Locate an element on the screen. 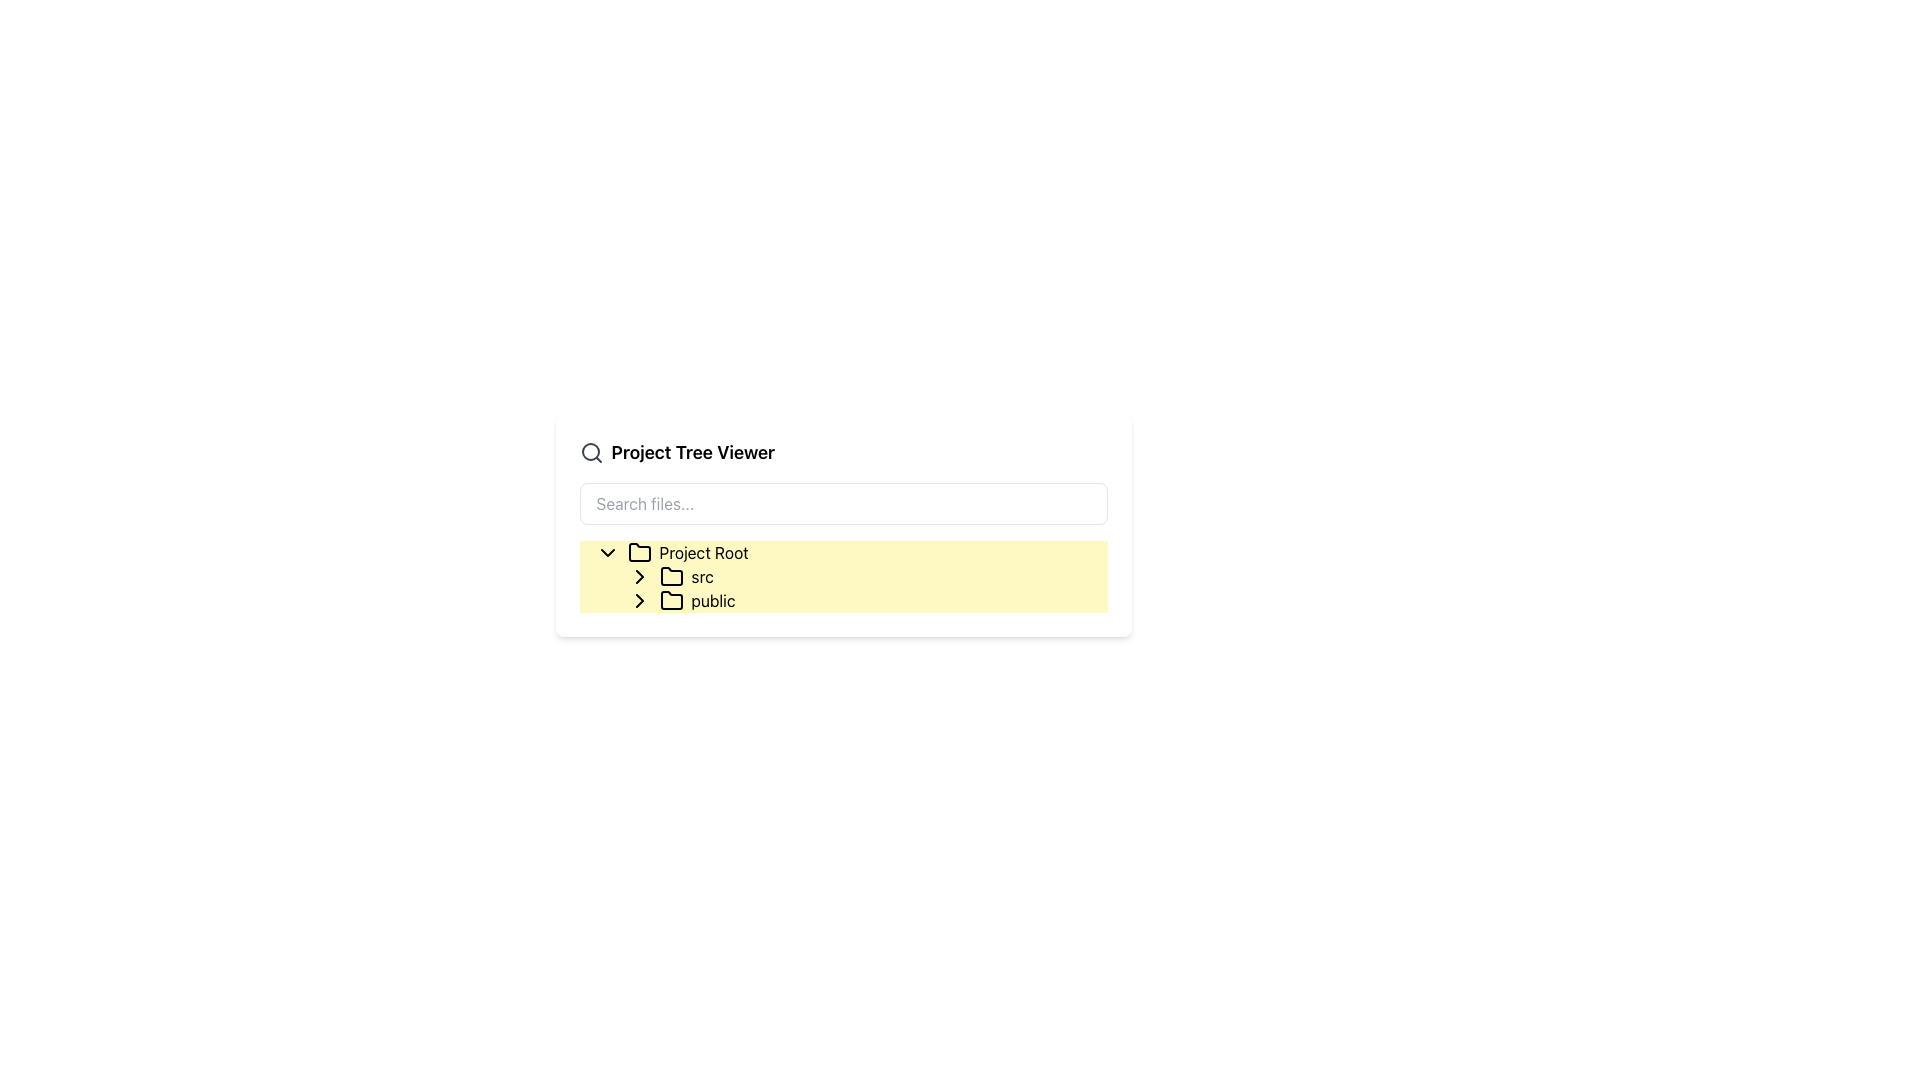 Image resolution: width=1920 pixels, height=1080 pixels. the Tree View Component located is located at coordinates (843, 577).